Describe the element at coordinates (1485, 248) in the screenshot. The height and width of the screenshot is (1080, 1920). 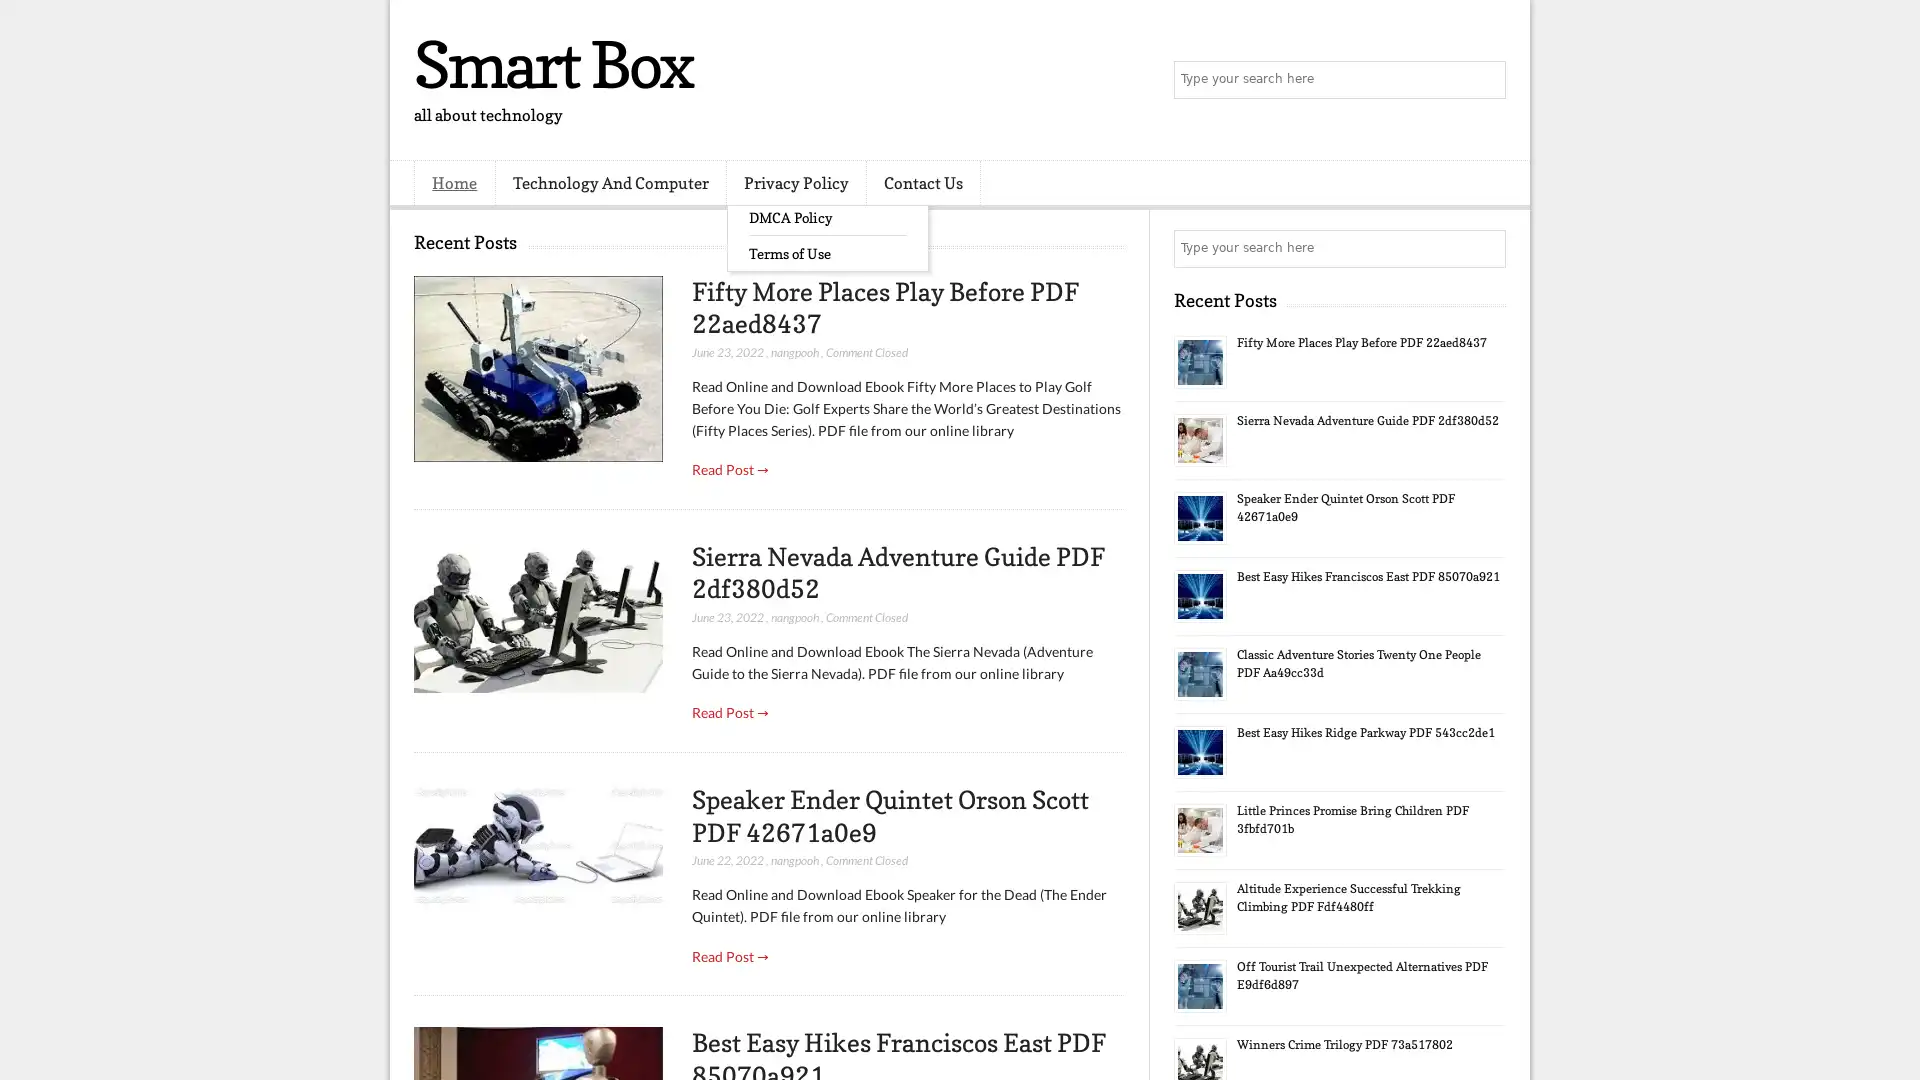
I see `Search` at that location.